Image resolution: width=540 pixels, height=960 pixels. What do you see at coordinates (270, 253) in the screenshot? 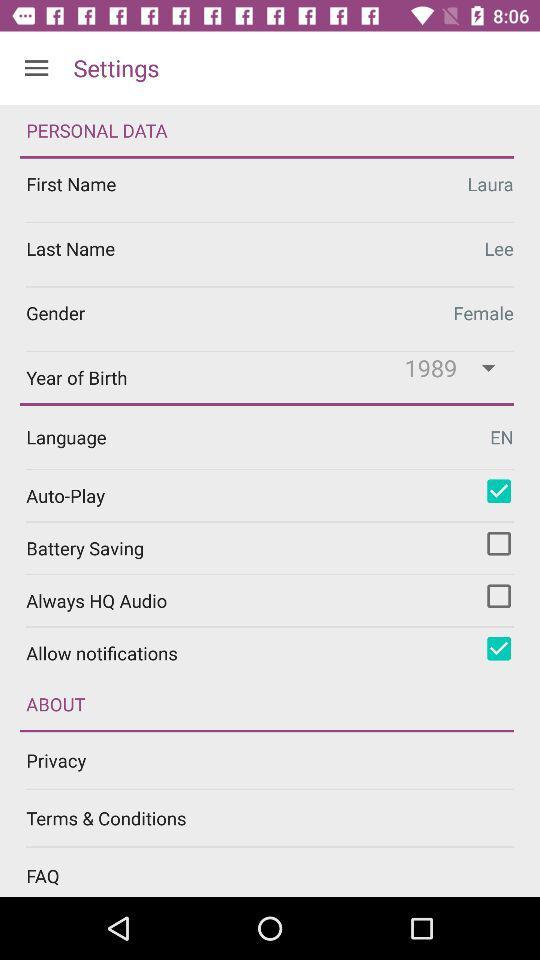
I see `last name field` at bounding box center [270, 253].